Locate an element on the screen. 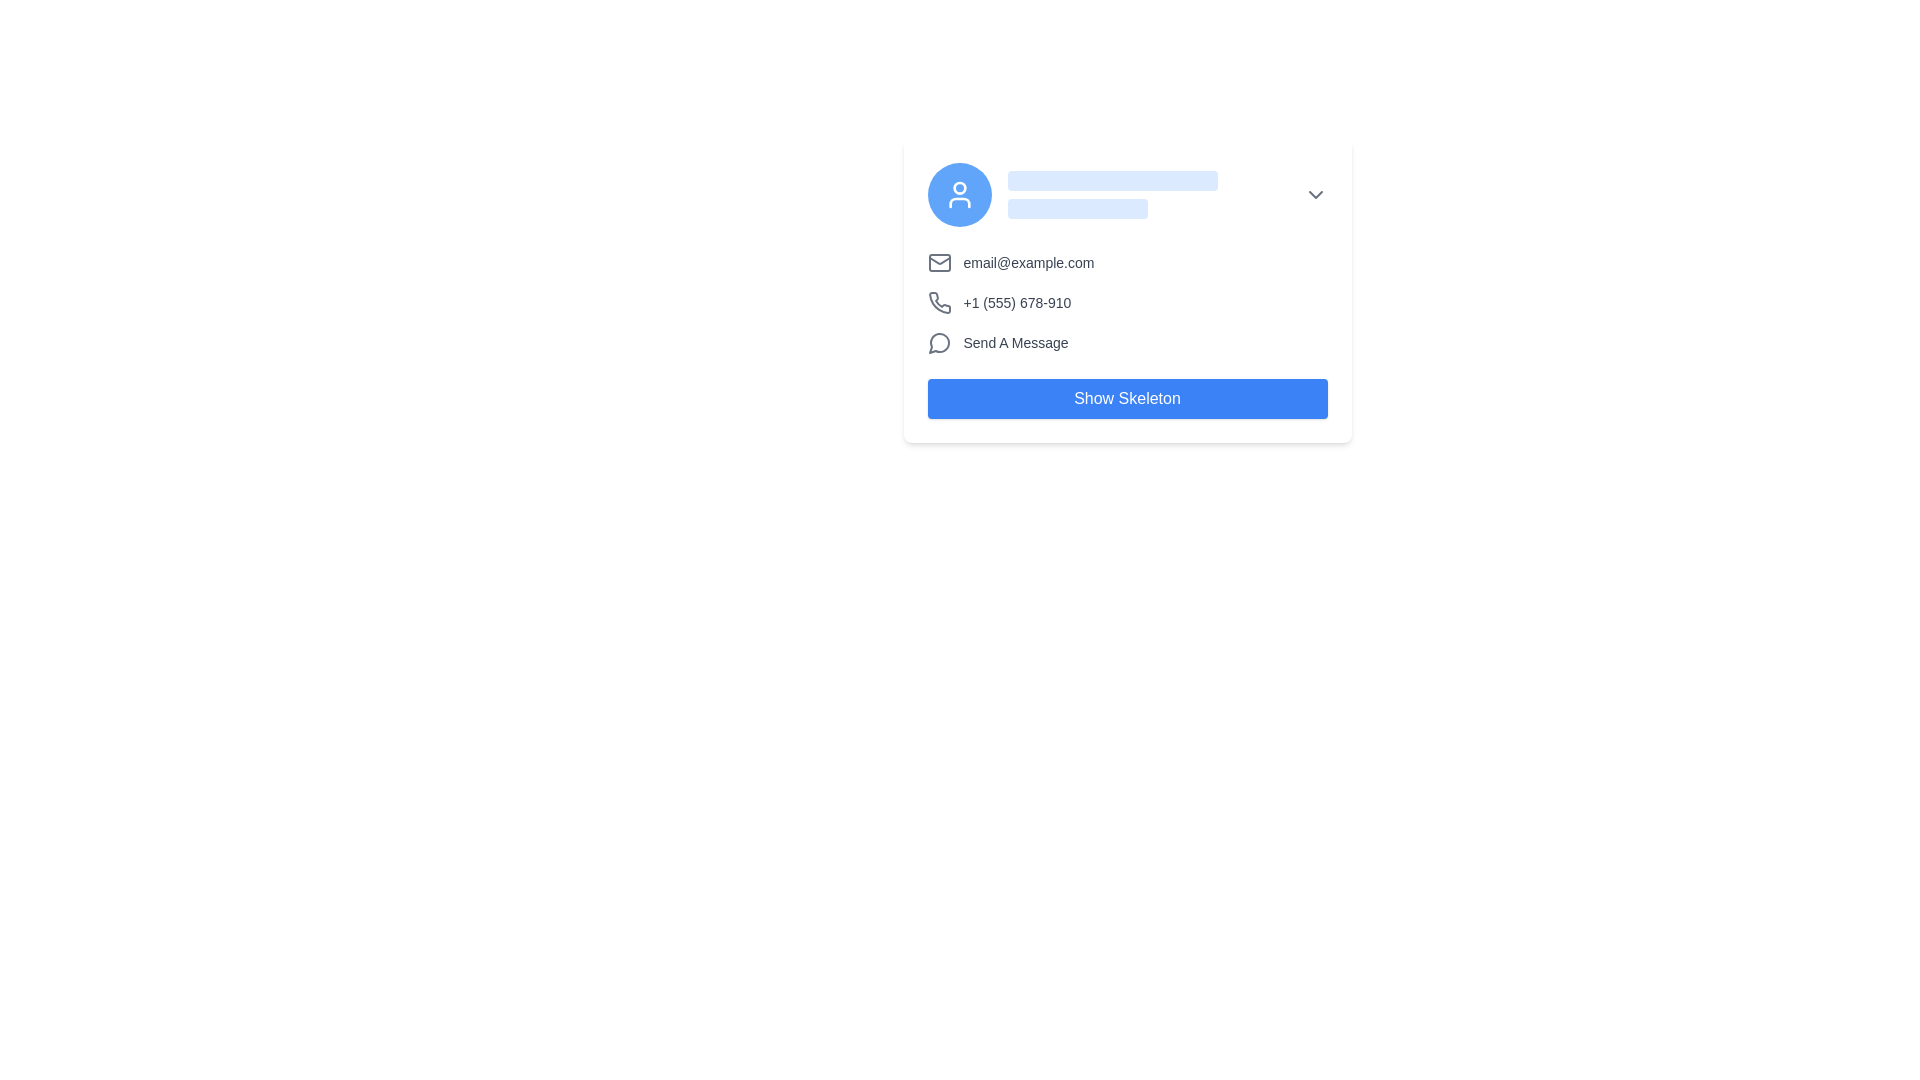 The height and width of the screenshot is (1080, 1920). the gray outlined chat bubble icon located to the left of the 'Send A Message' text, which is part of a horizontally aligned grouping in the lower-middle section of the card is located at coordinates (938, 342).